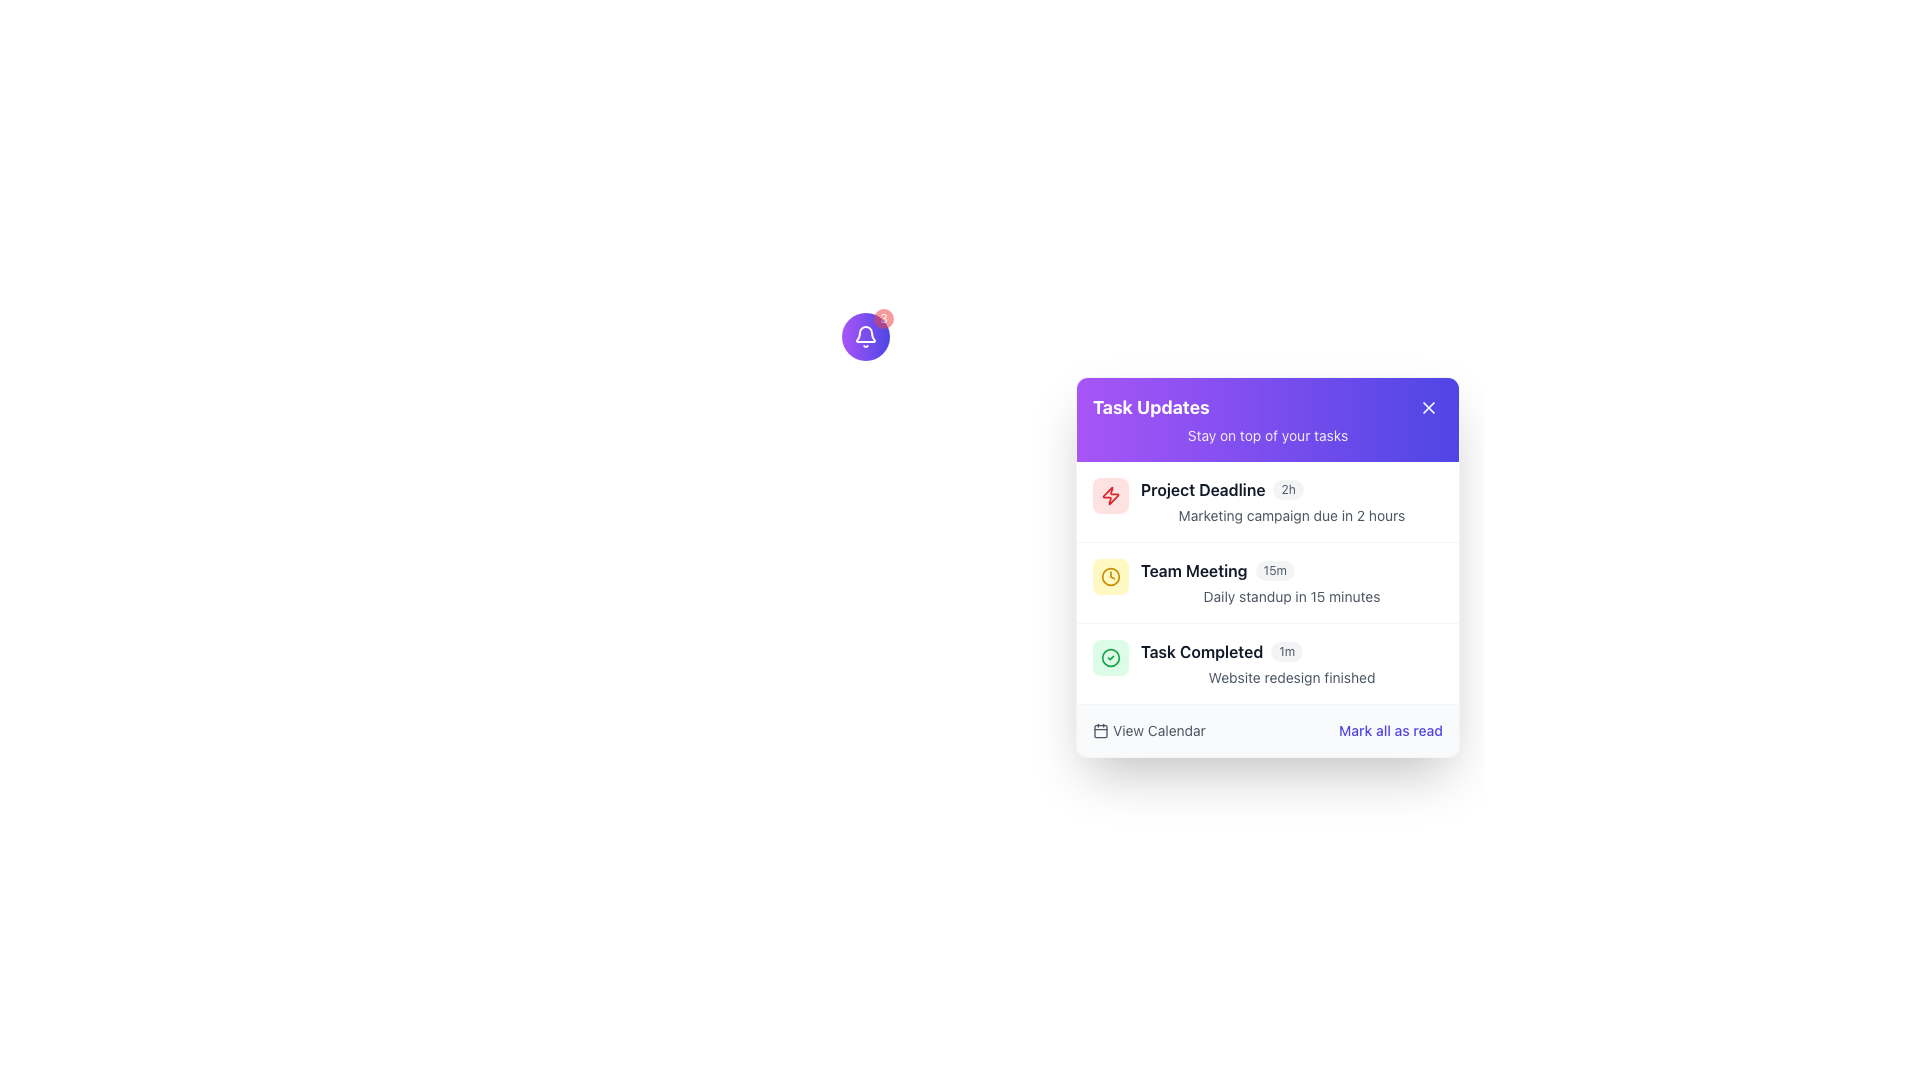 This screenshot has height=1080, width=1920. What do you see at coordinates (1266, 500) in the screenshot?
I see `the topmost notification entry in the 'Task Updates' section, which features a red icon on the left, a bold heading 'Project Deadline', and a time indication '2h'` at bounding box center [1266, 500].